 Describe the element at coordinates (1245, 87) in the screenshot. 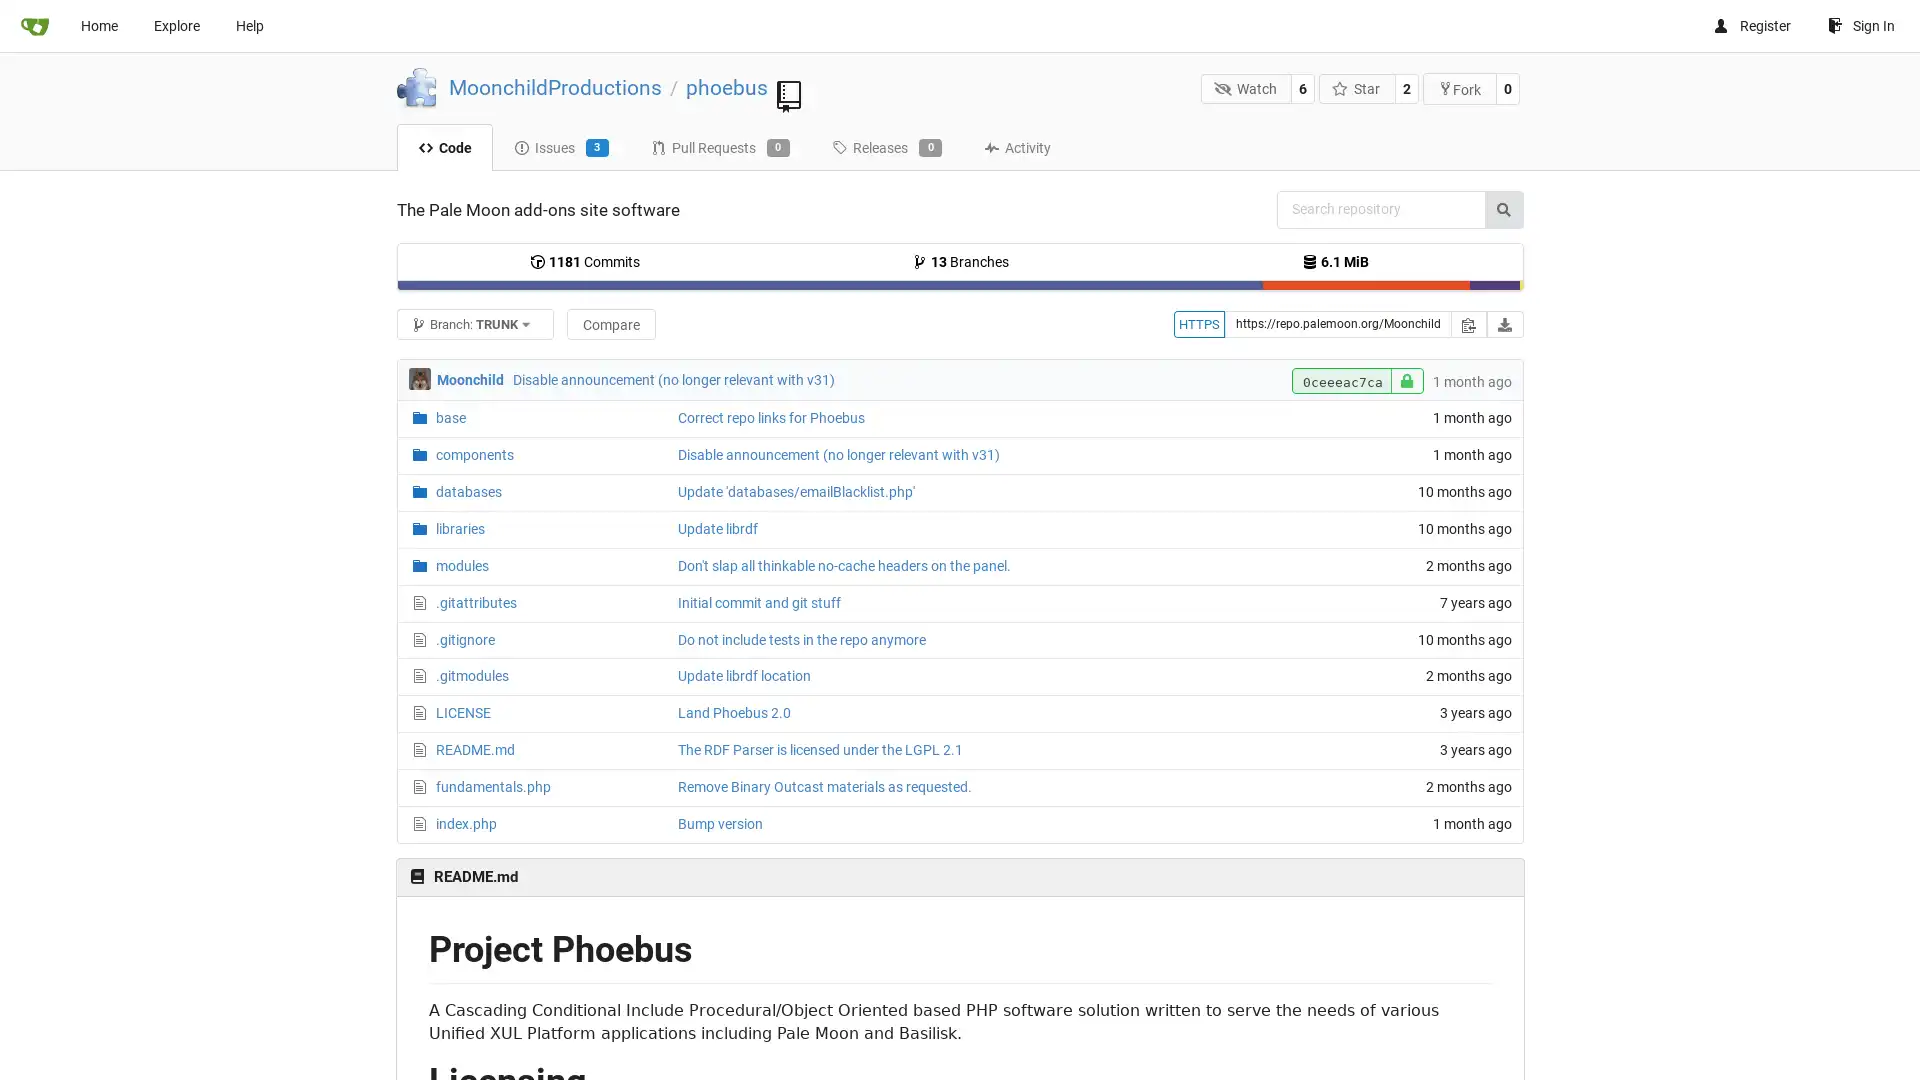

I see `Watch` at that location.